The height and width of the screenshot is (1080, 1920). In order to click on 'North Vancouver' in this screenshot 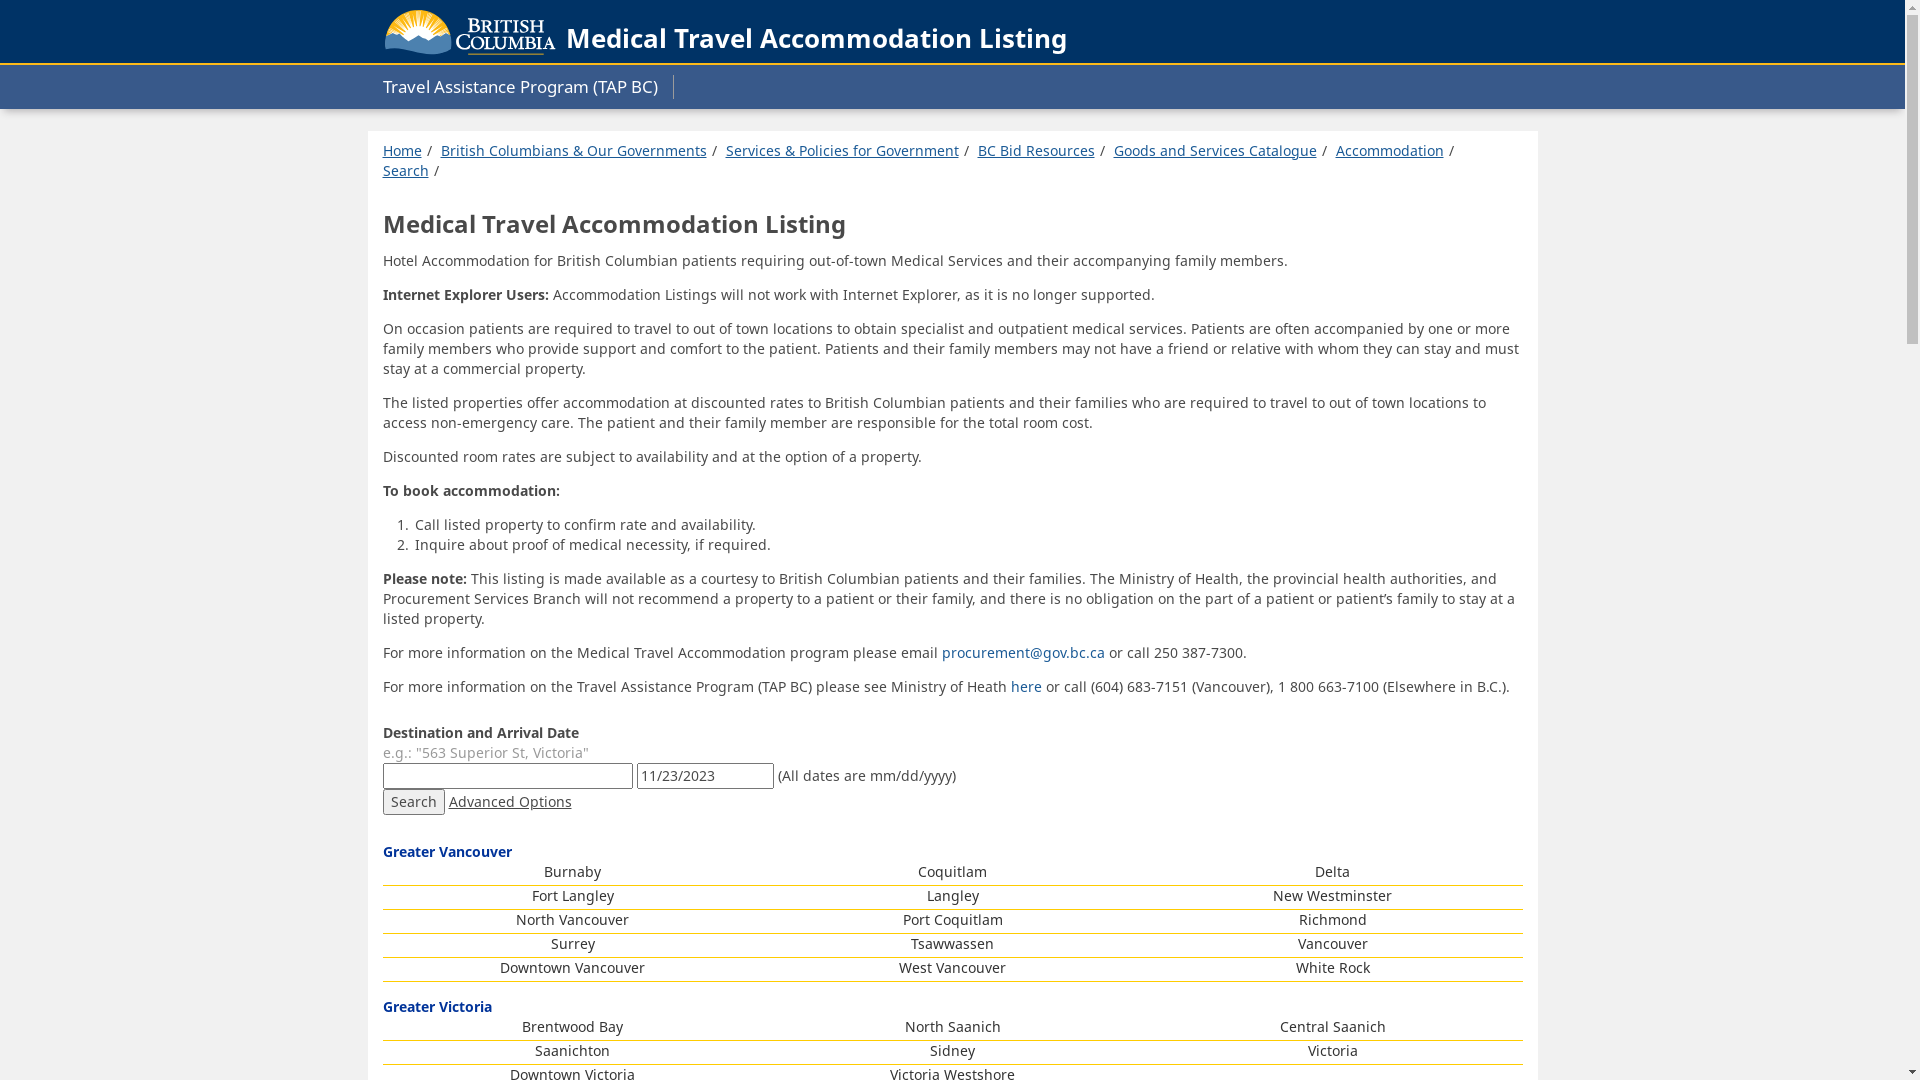, I will do `click(571, 919)`.